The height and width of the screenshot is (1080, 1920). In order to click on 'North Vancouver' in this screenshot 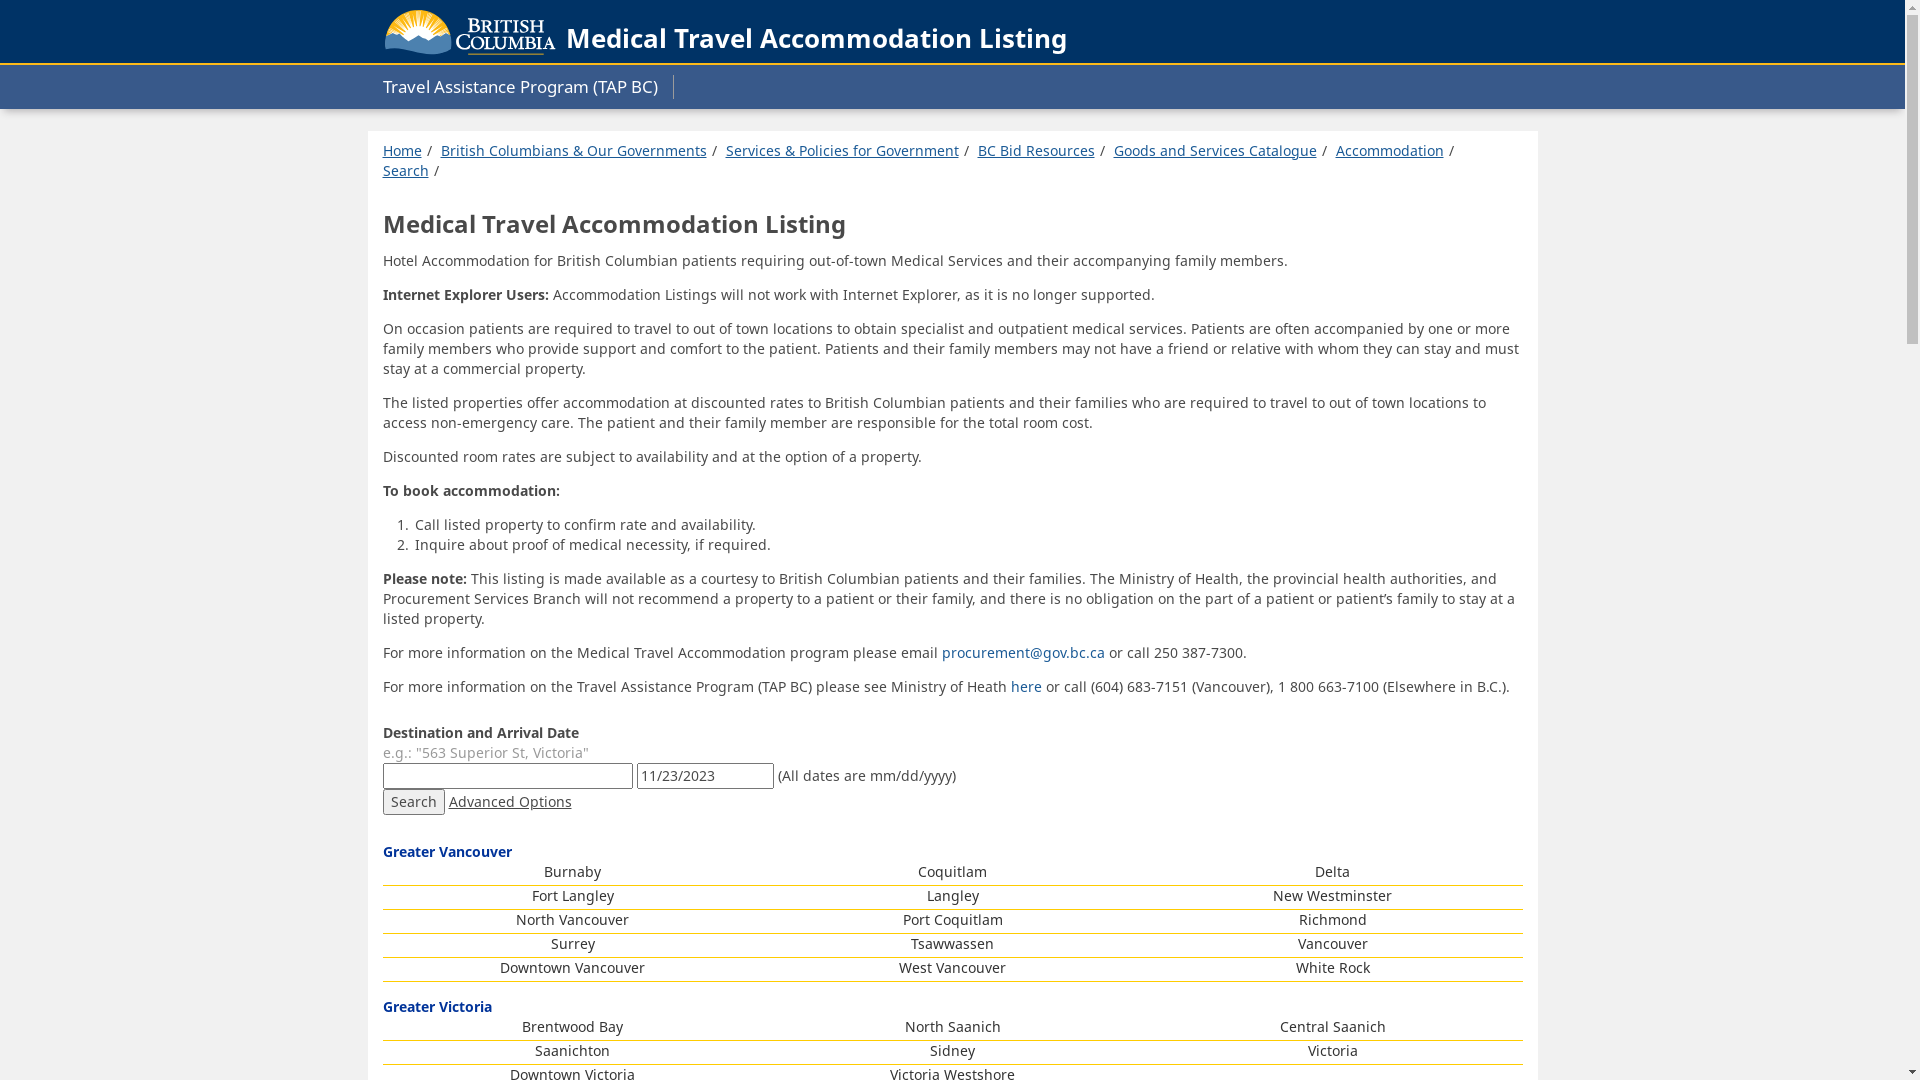, I will do `click(571, 919)`.